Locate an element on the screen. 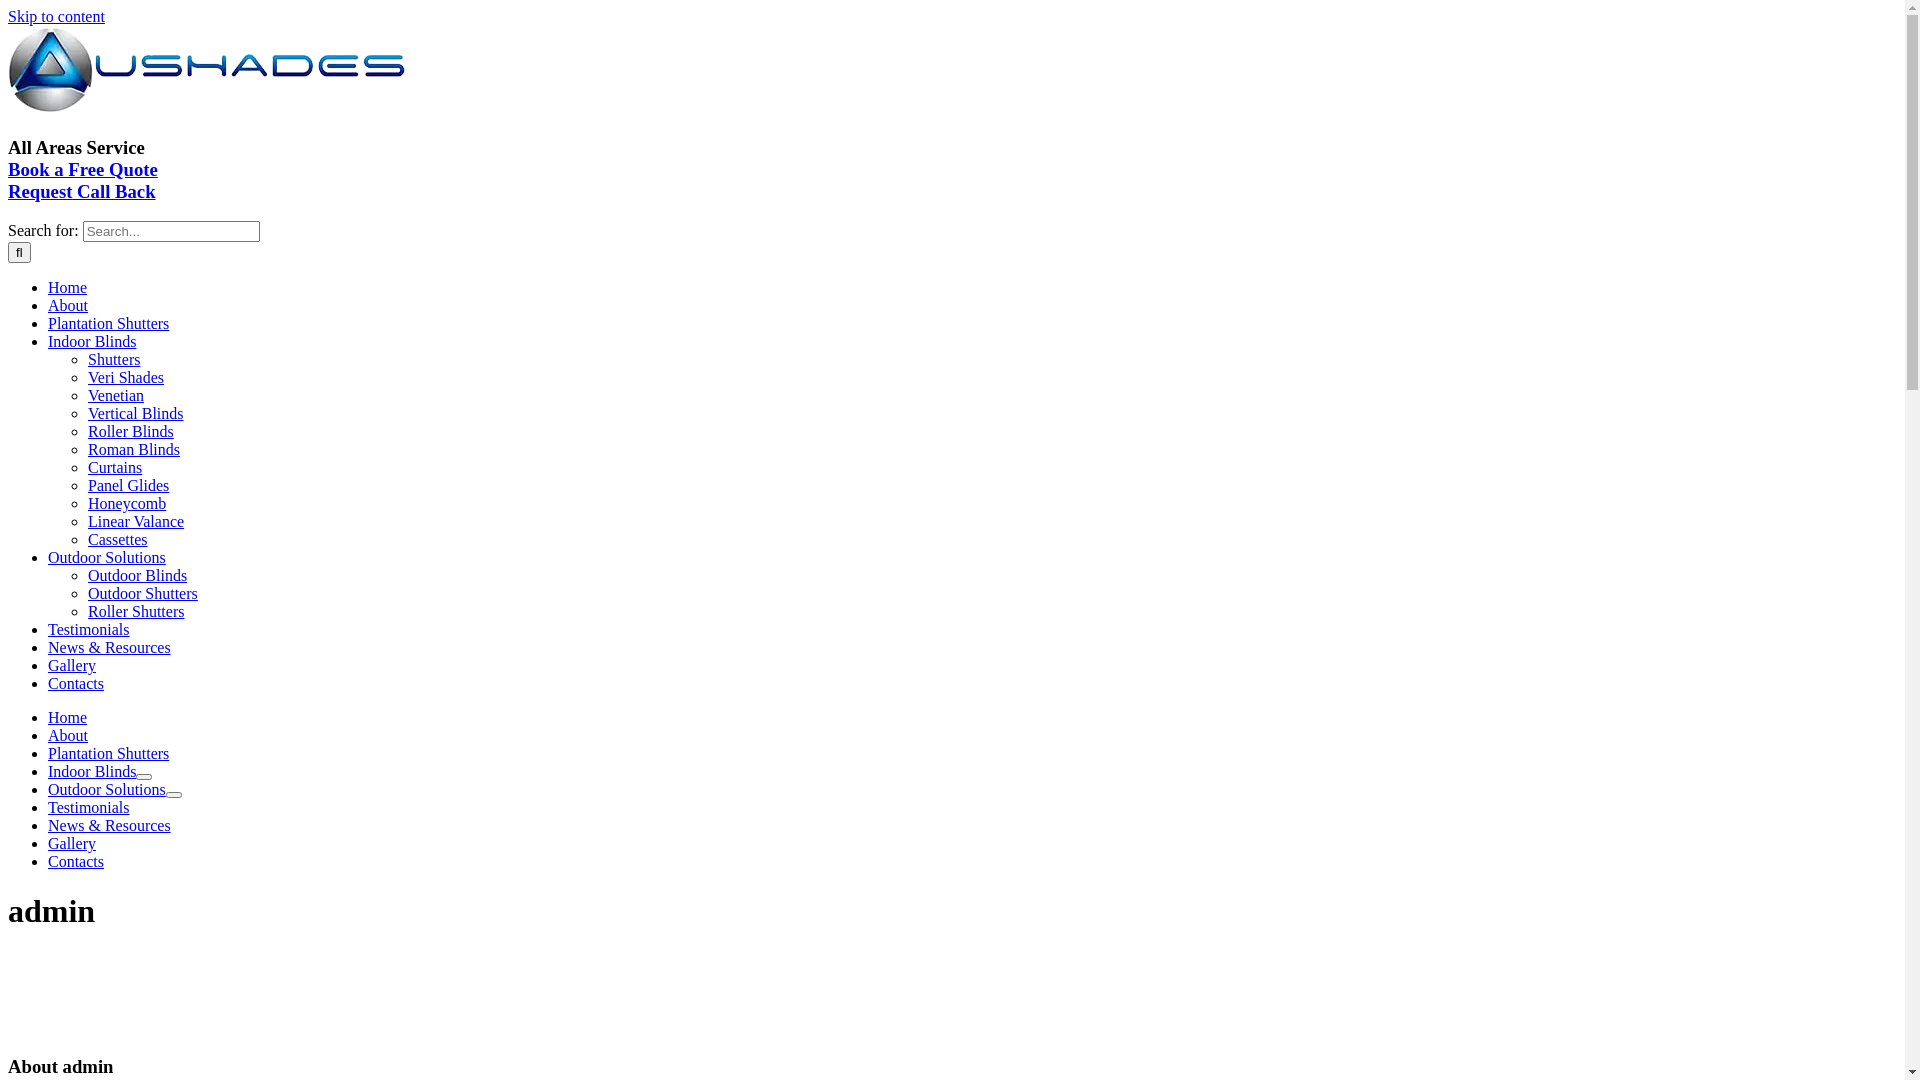  'Home' is located at coordinates (67, 287).